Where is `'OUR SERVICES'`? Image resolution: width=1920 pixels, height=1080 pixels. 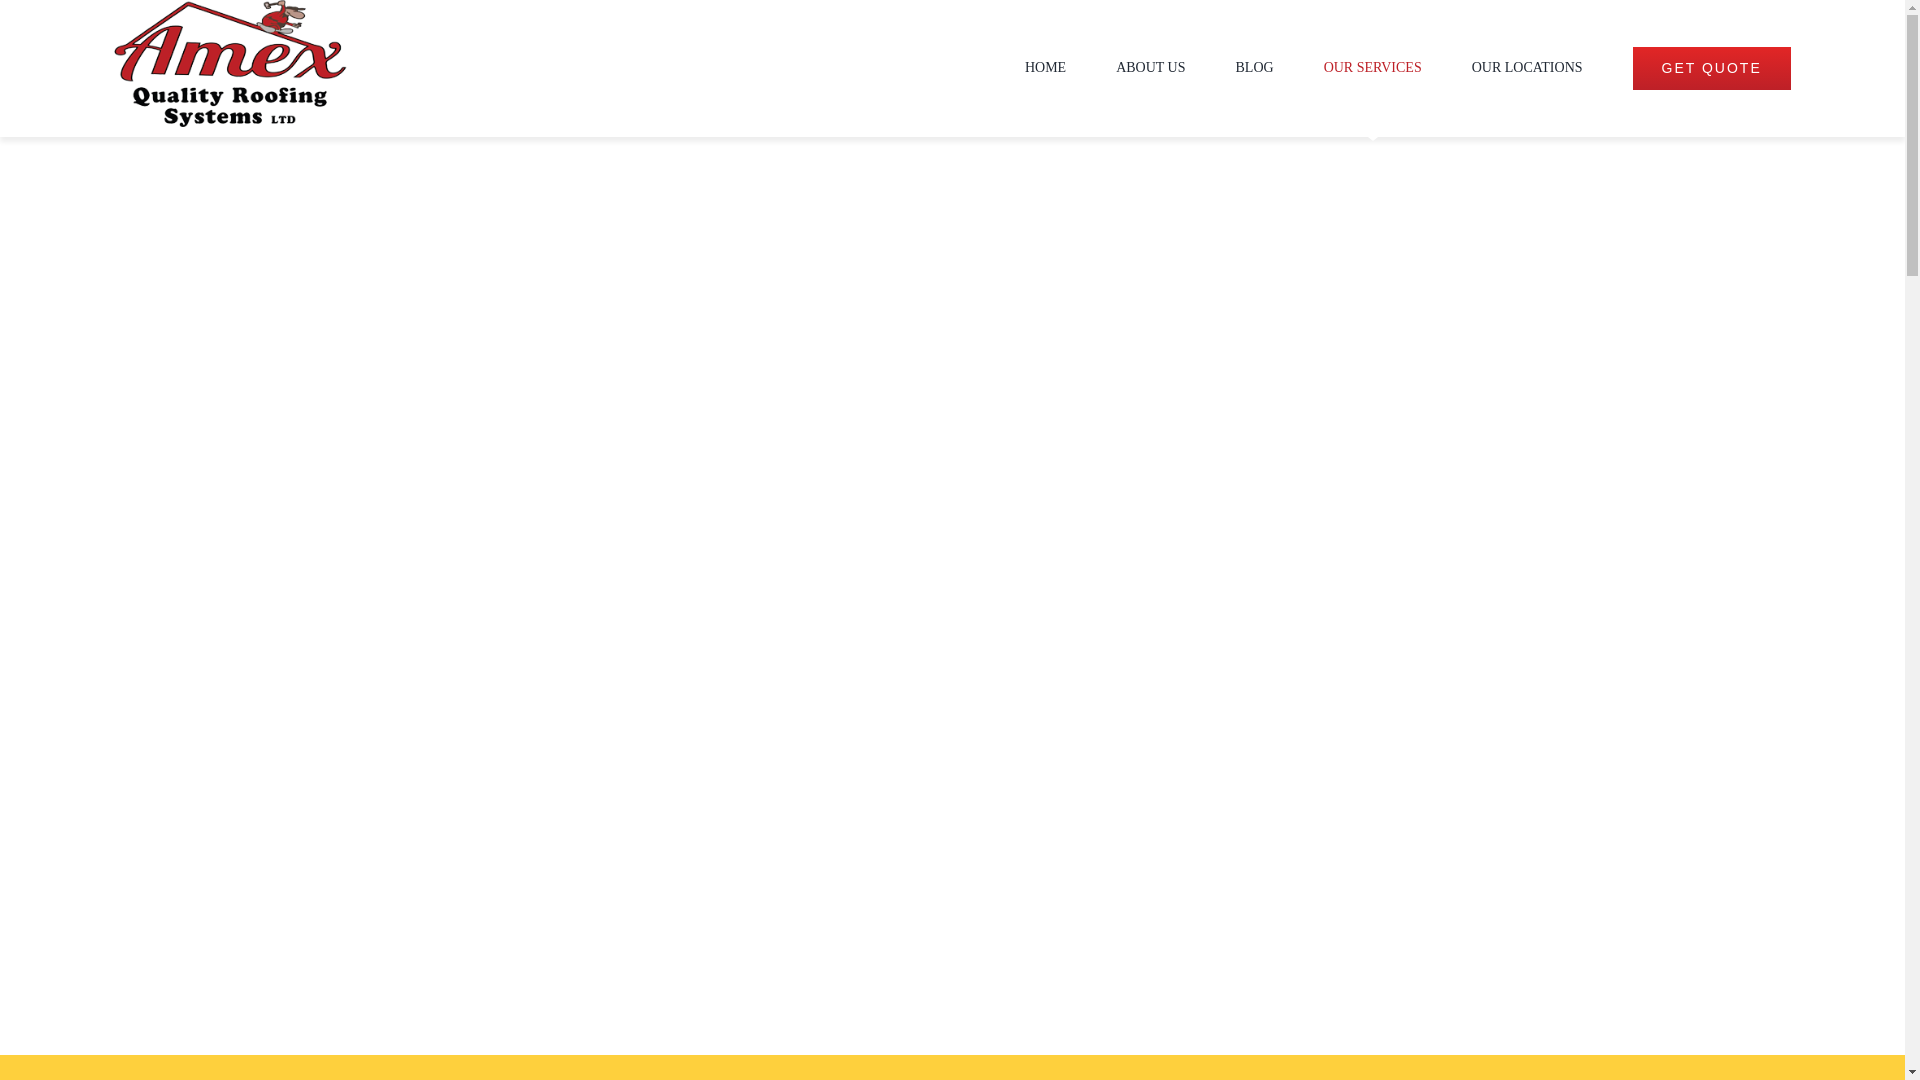
'OUR SERVICES' is located at coordinates (1371, 67).